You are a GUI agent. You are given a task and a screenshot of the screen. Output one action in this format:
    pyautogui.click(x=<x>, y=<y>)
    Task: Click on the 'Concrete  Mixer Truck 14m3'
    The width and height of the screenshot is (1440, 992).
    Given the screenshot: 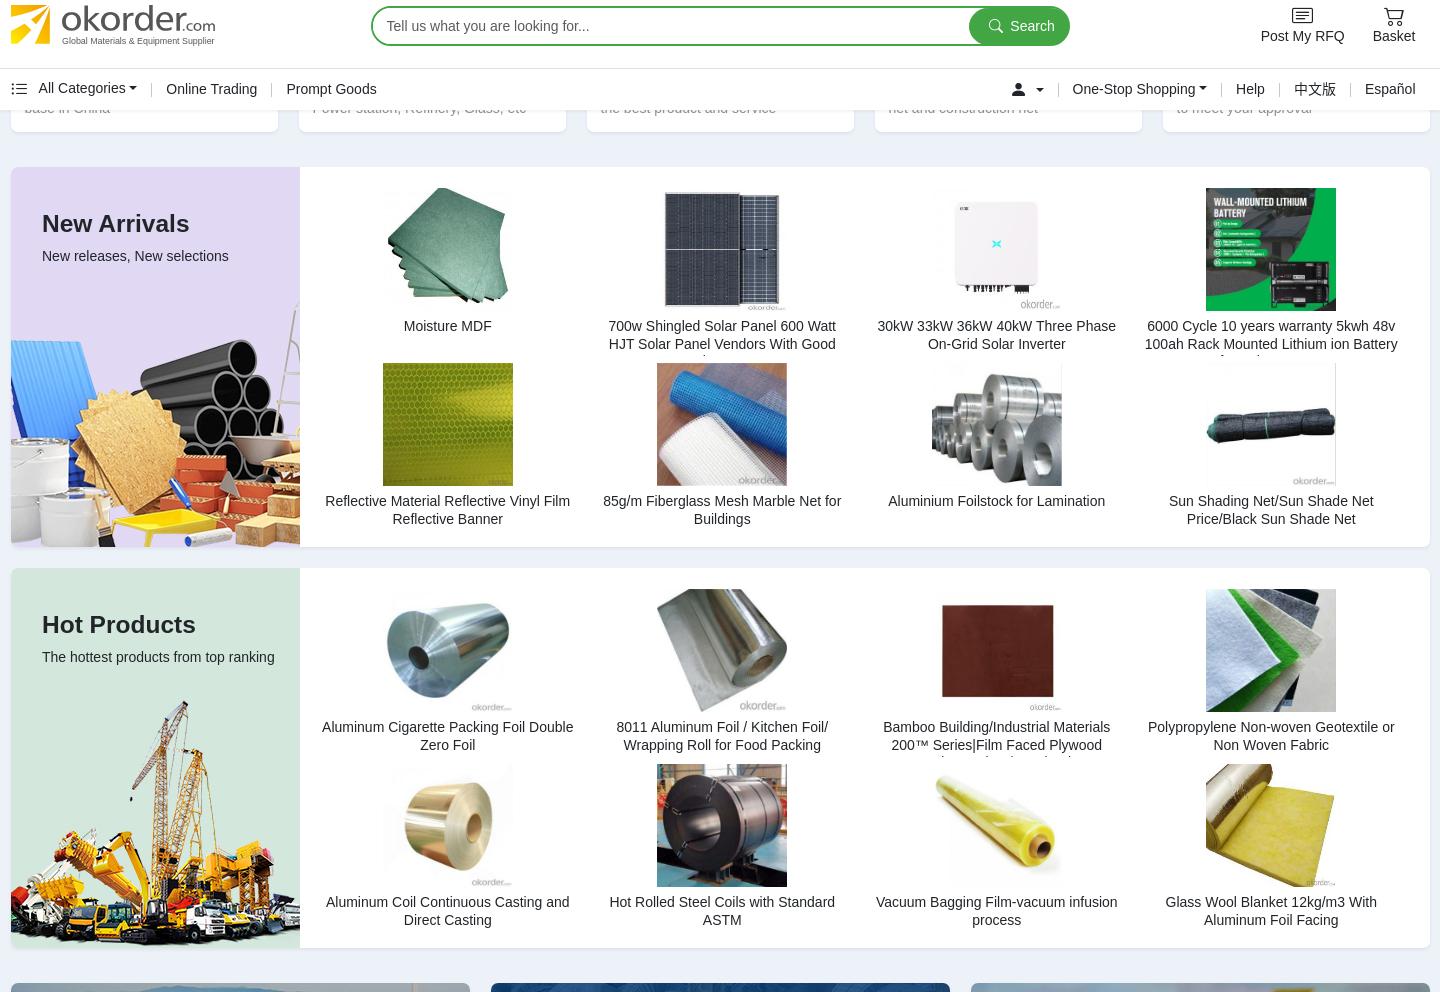 What is the action you would take?
    pyautogui.click(x=110, y=367)
    